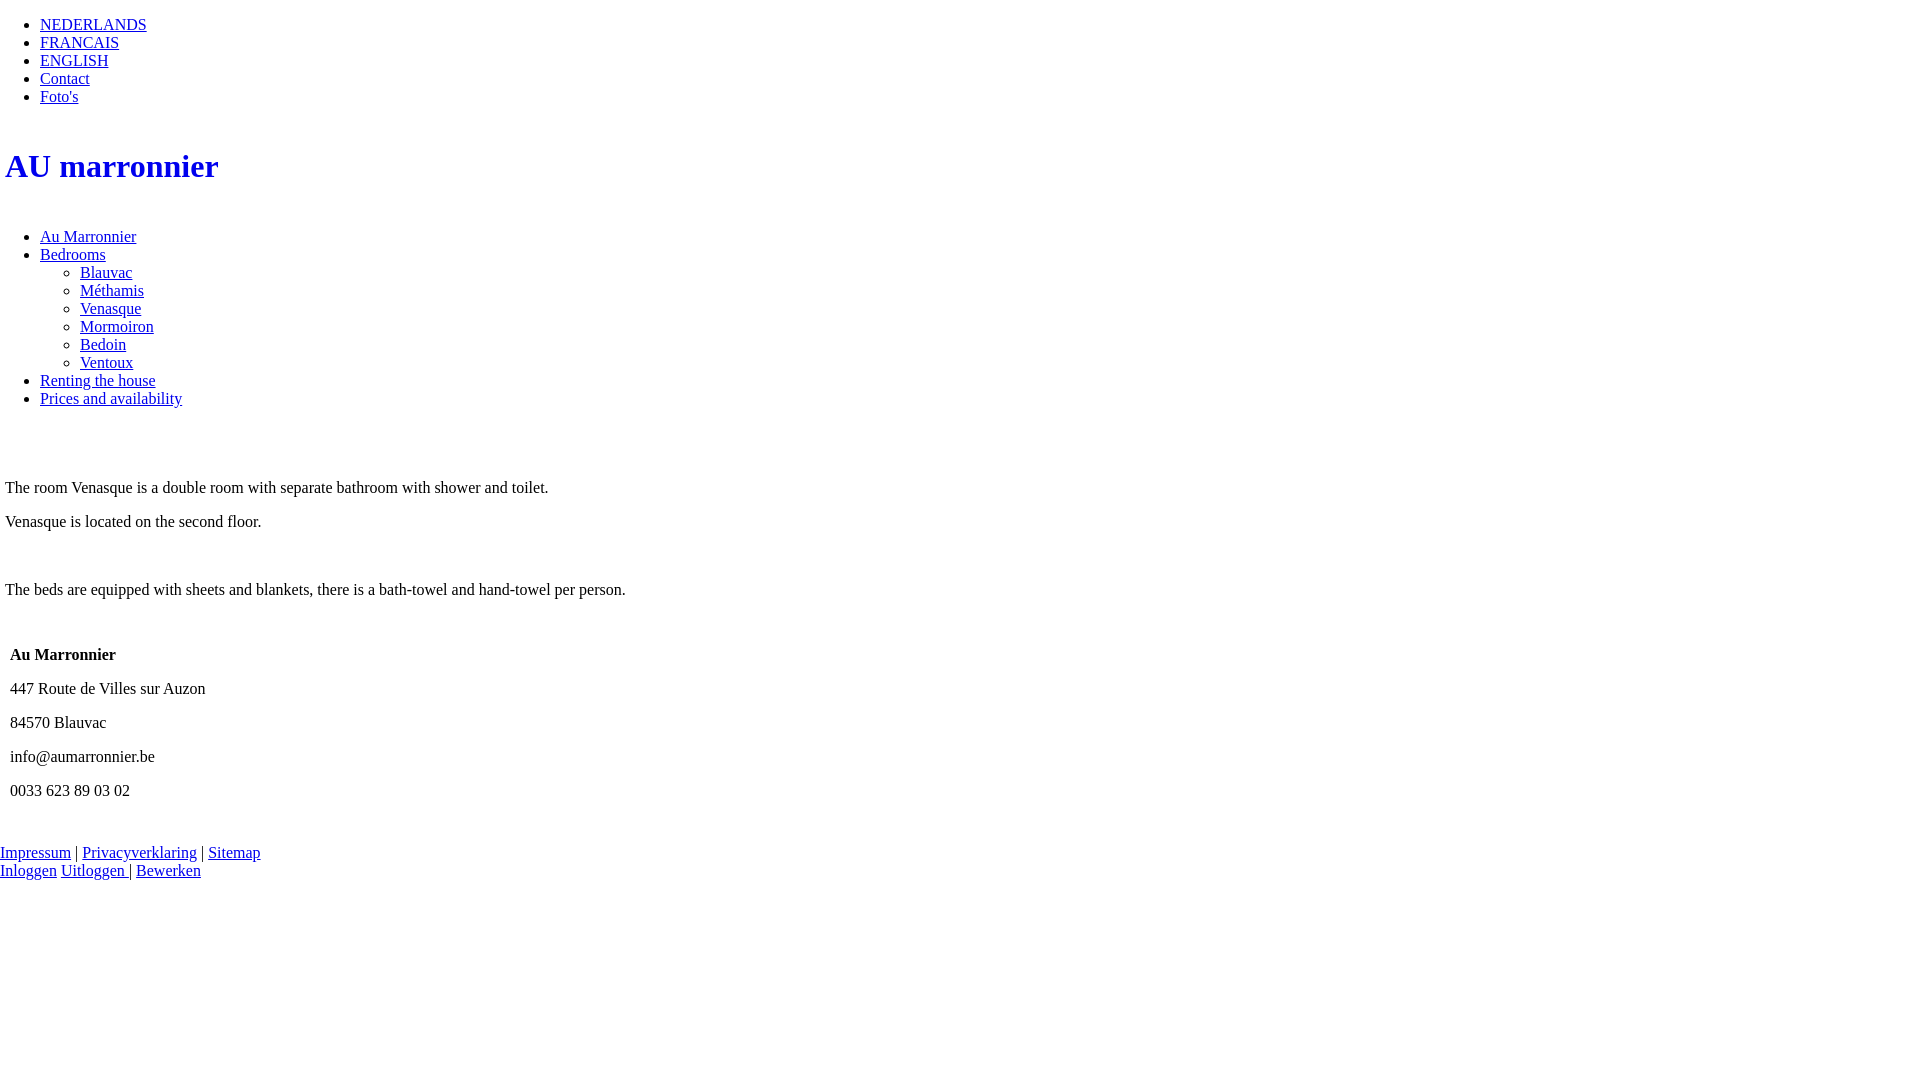 This screenshot has height=1080, width=1920. Describe the element at coordinates (28, 869) in the screenshot. I see `'Inloggen'` at that location.